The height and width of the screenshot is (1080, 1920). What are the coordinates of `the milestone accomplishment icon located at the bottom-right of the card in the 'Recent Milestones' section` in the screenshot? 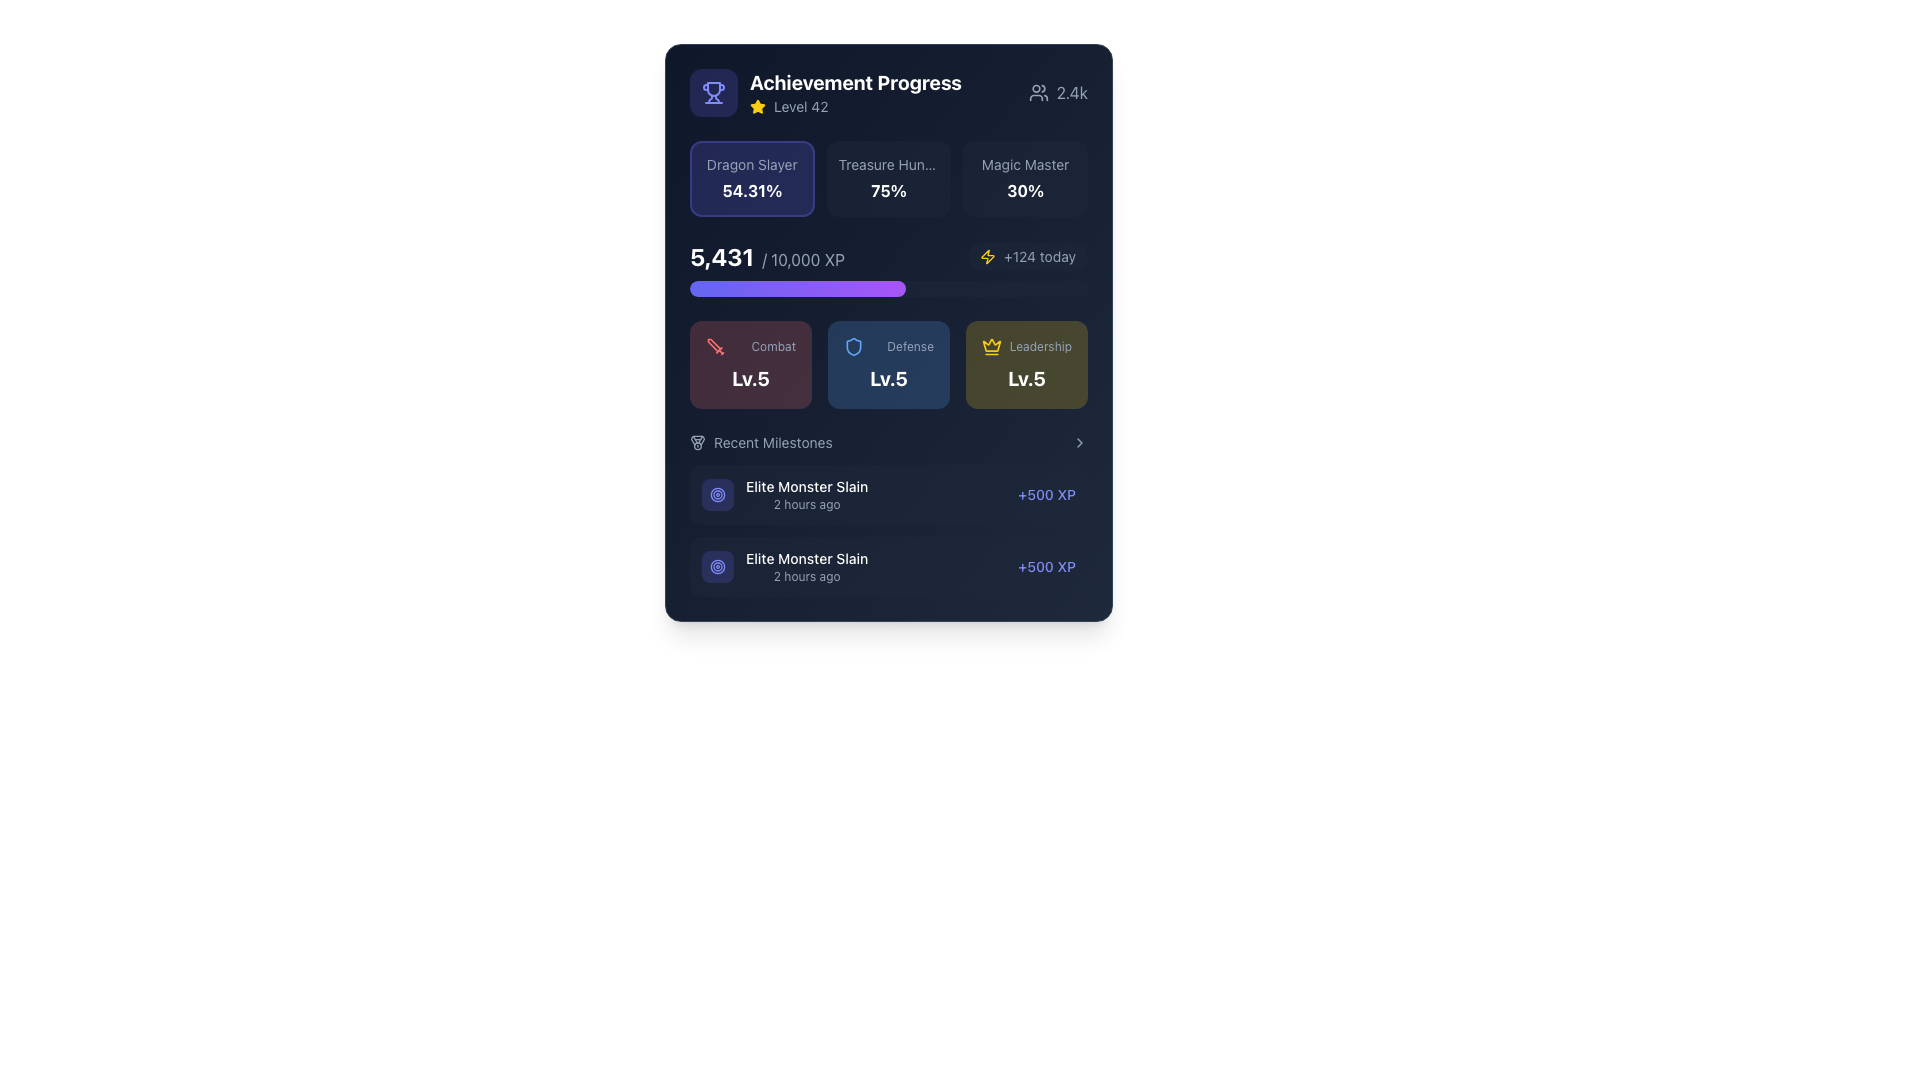 It's located at (718, 567).